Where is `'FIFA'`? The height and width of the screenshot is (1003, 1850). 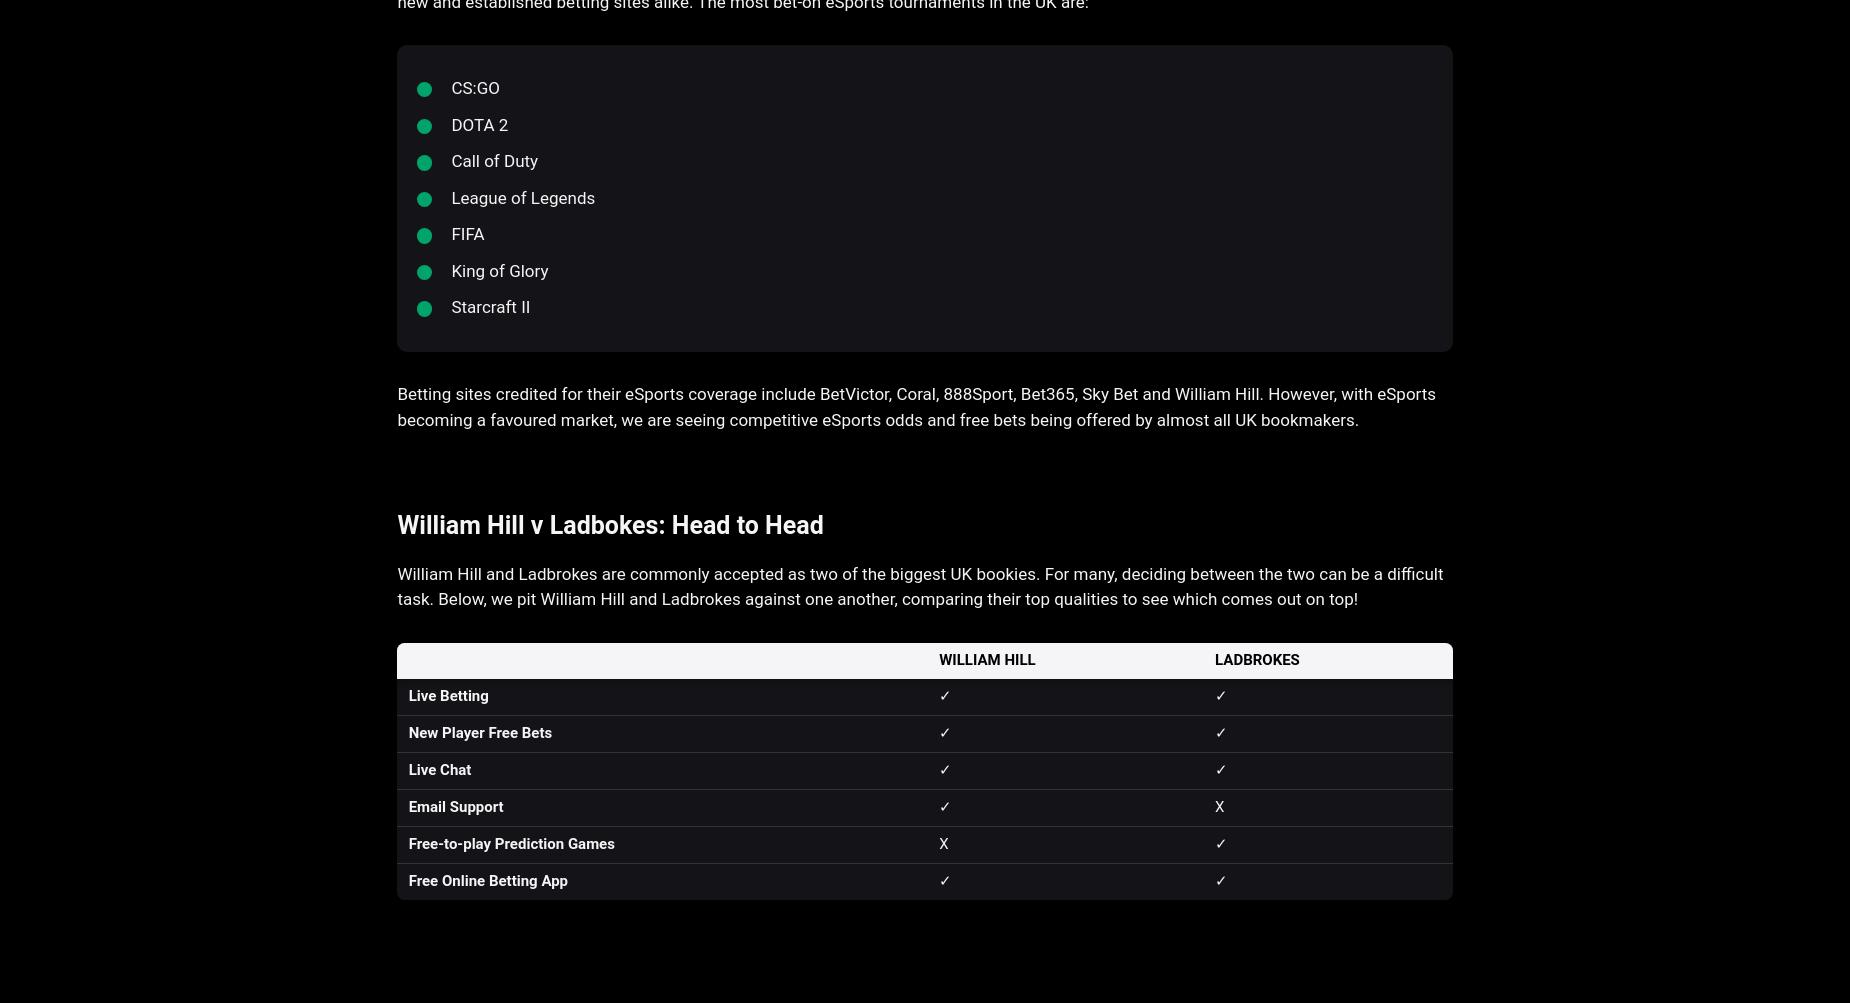 'FIFA' is located at coordinates (467, 233).